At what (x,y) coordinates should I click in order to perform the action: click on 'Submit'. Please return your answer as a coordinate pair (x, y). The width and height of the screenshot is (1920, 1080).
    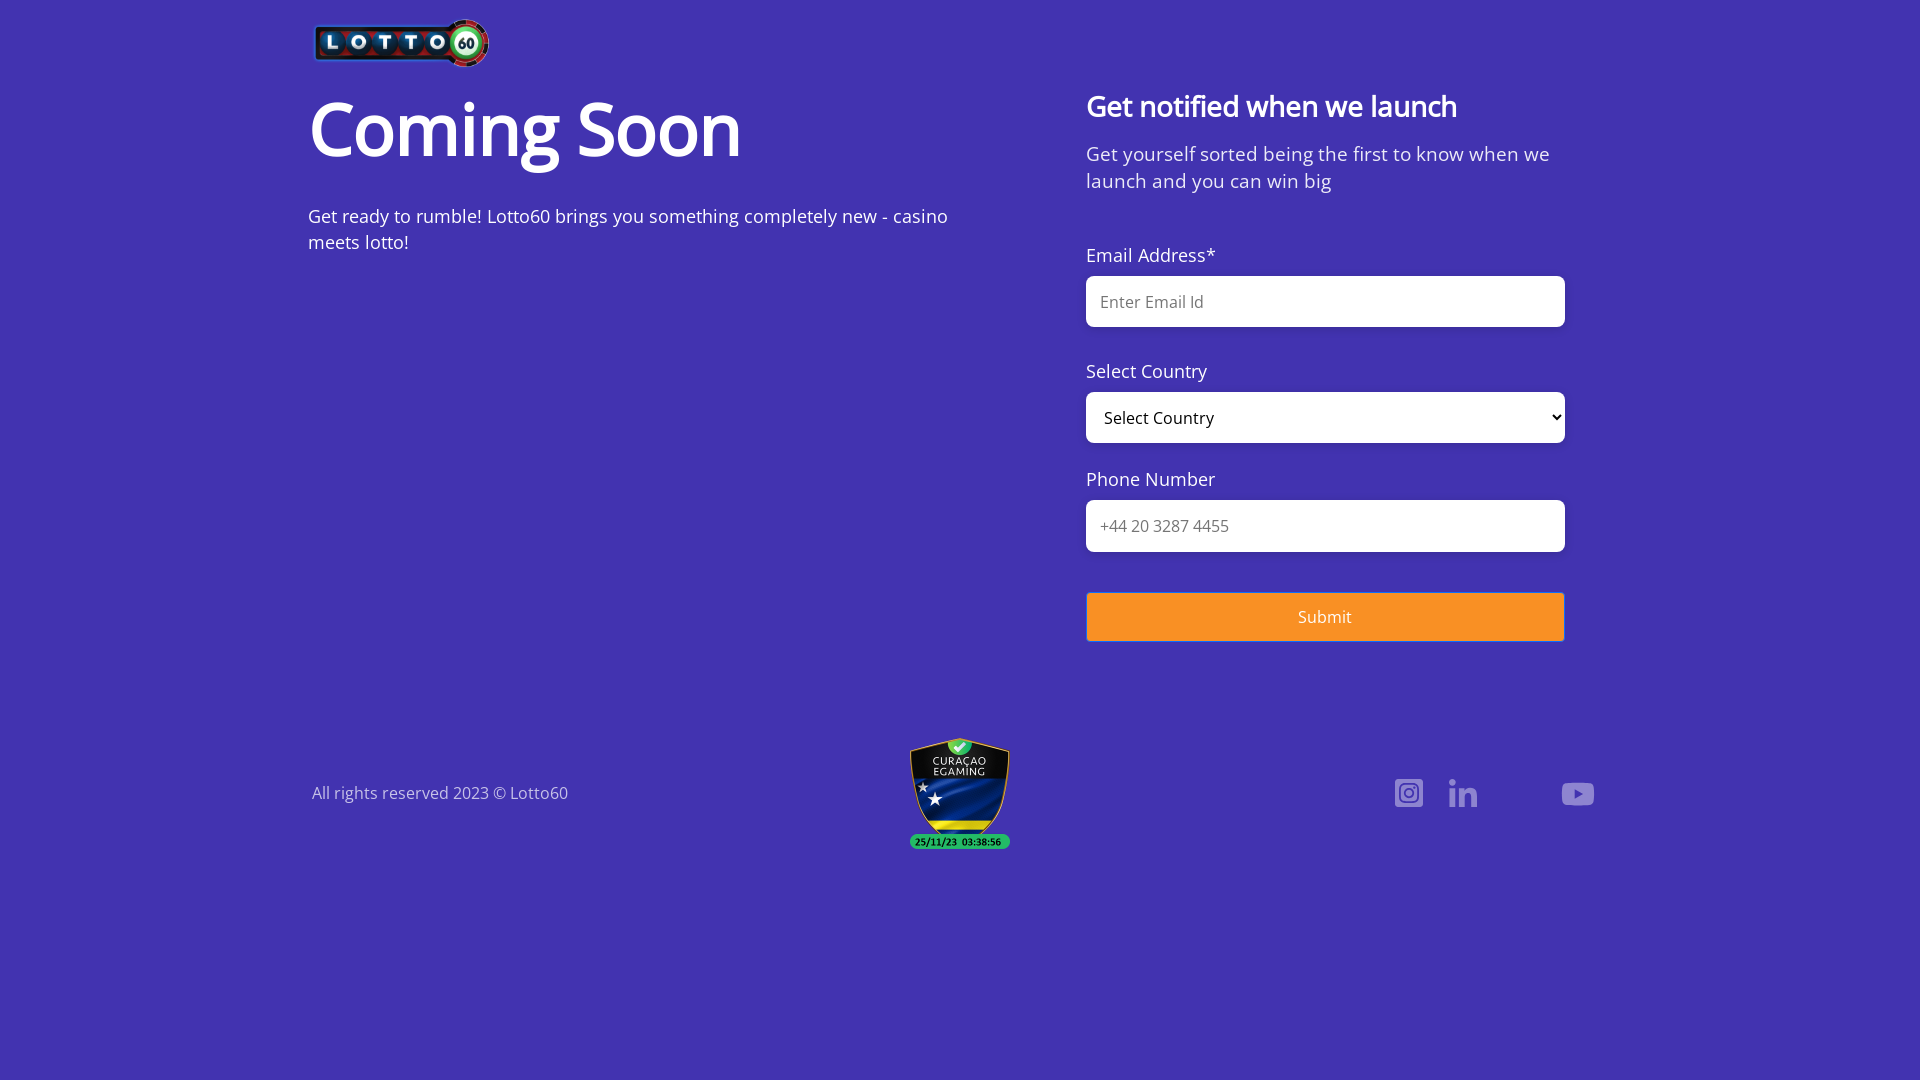
    Looking at the image, I should click on (1325, 585).